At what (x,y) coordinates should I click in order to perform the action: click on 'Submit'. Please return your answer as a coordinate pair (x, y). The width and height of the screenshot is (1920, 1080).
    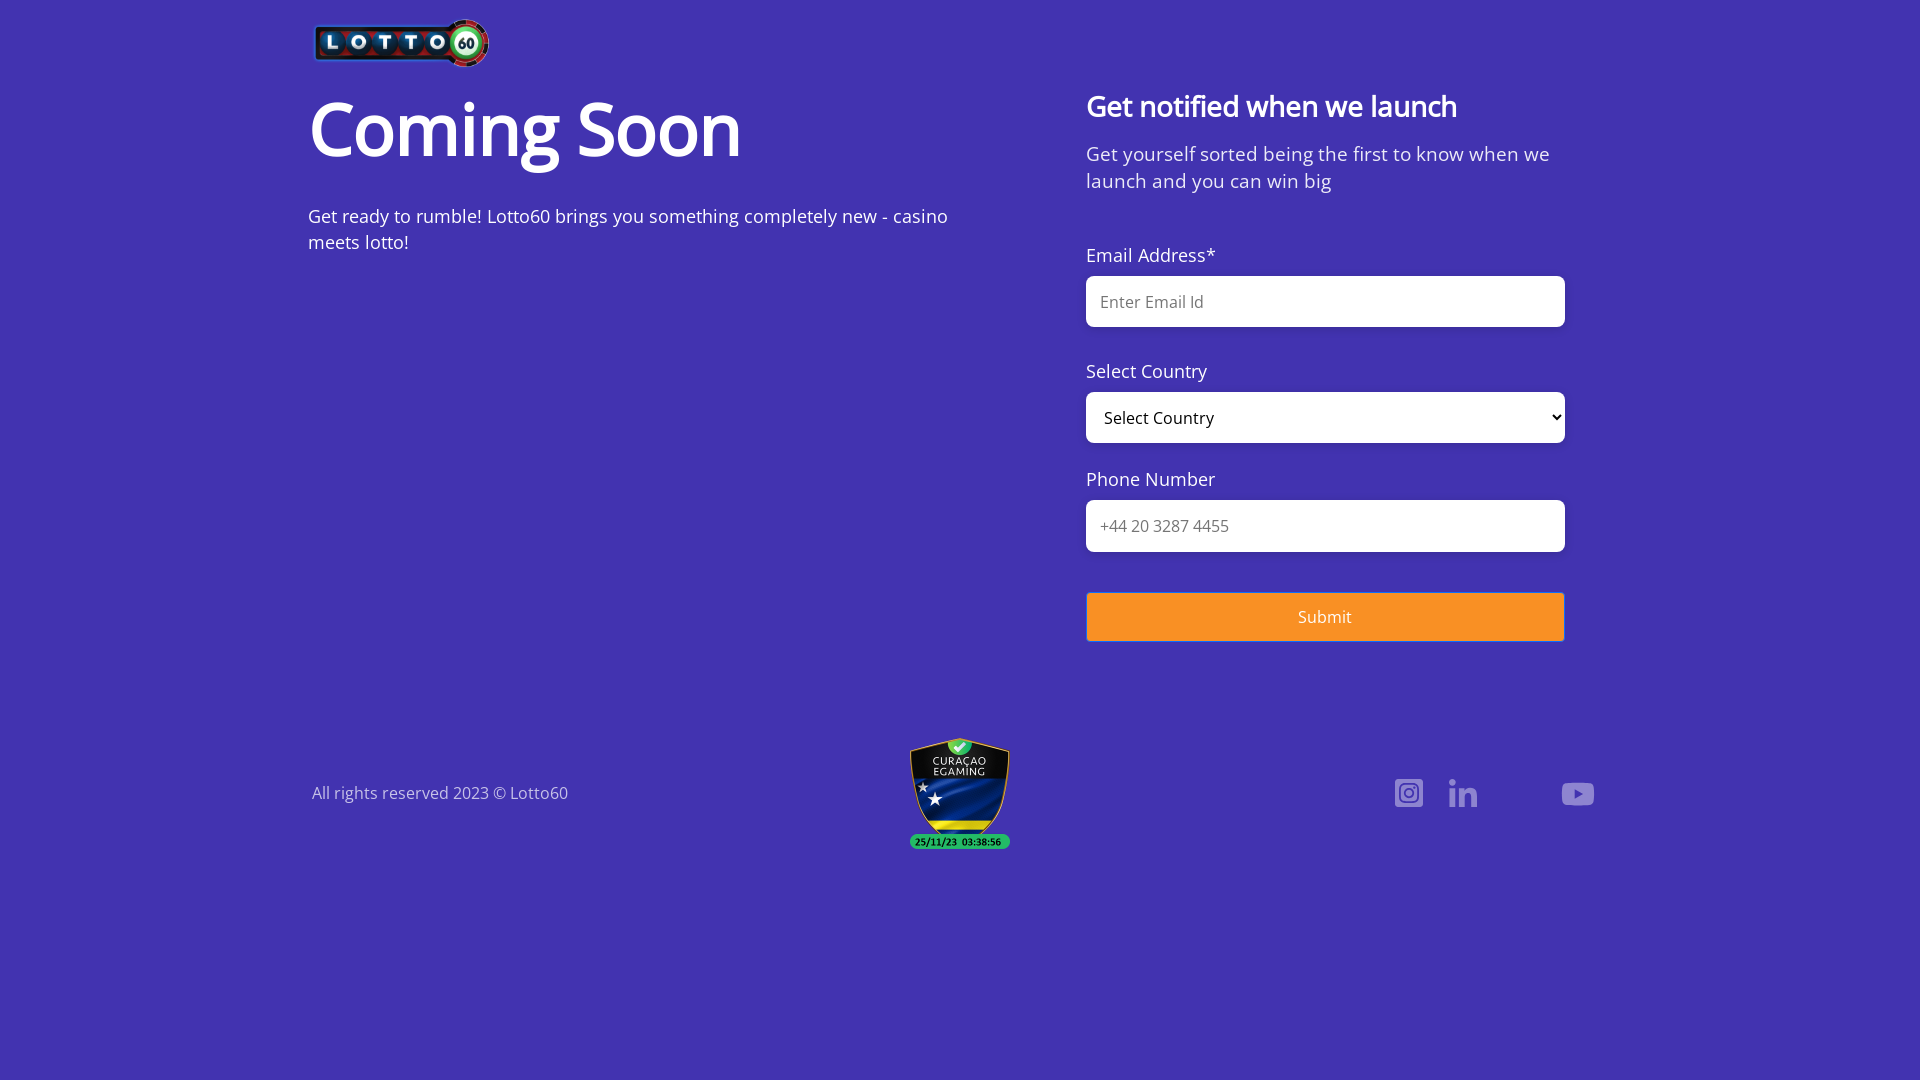
    Looking at the image, I should click on (1325, 585).